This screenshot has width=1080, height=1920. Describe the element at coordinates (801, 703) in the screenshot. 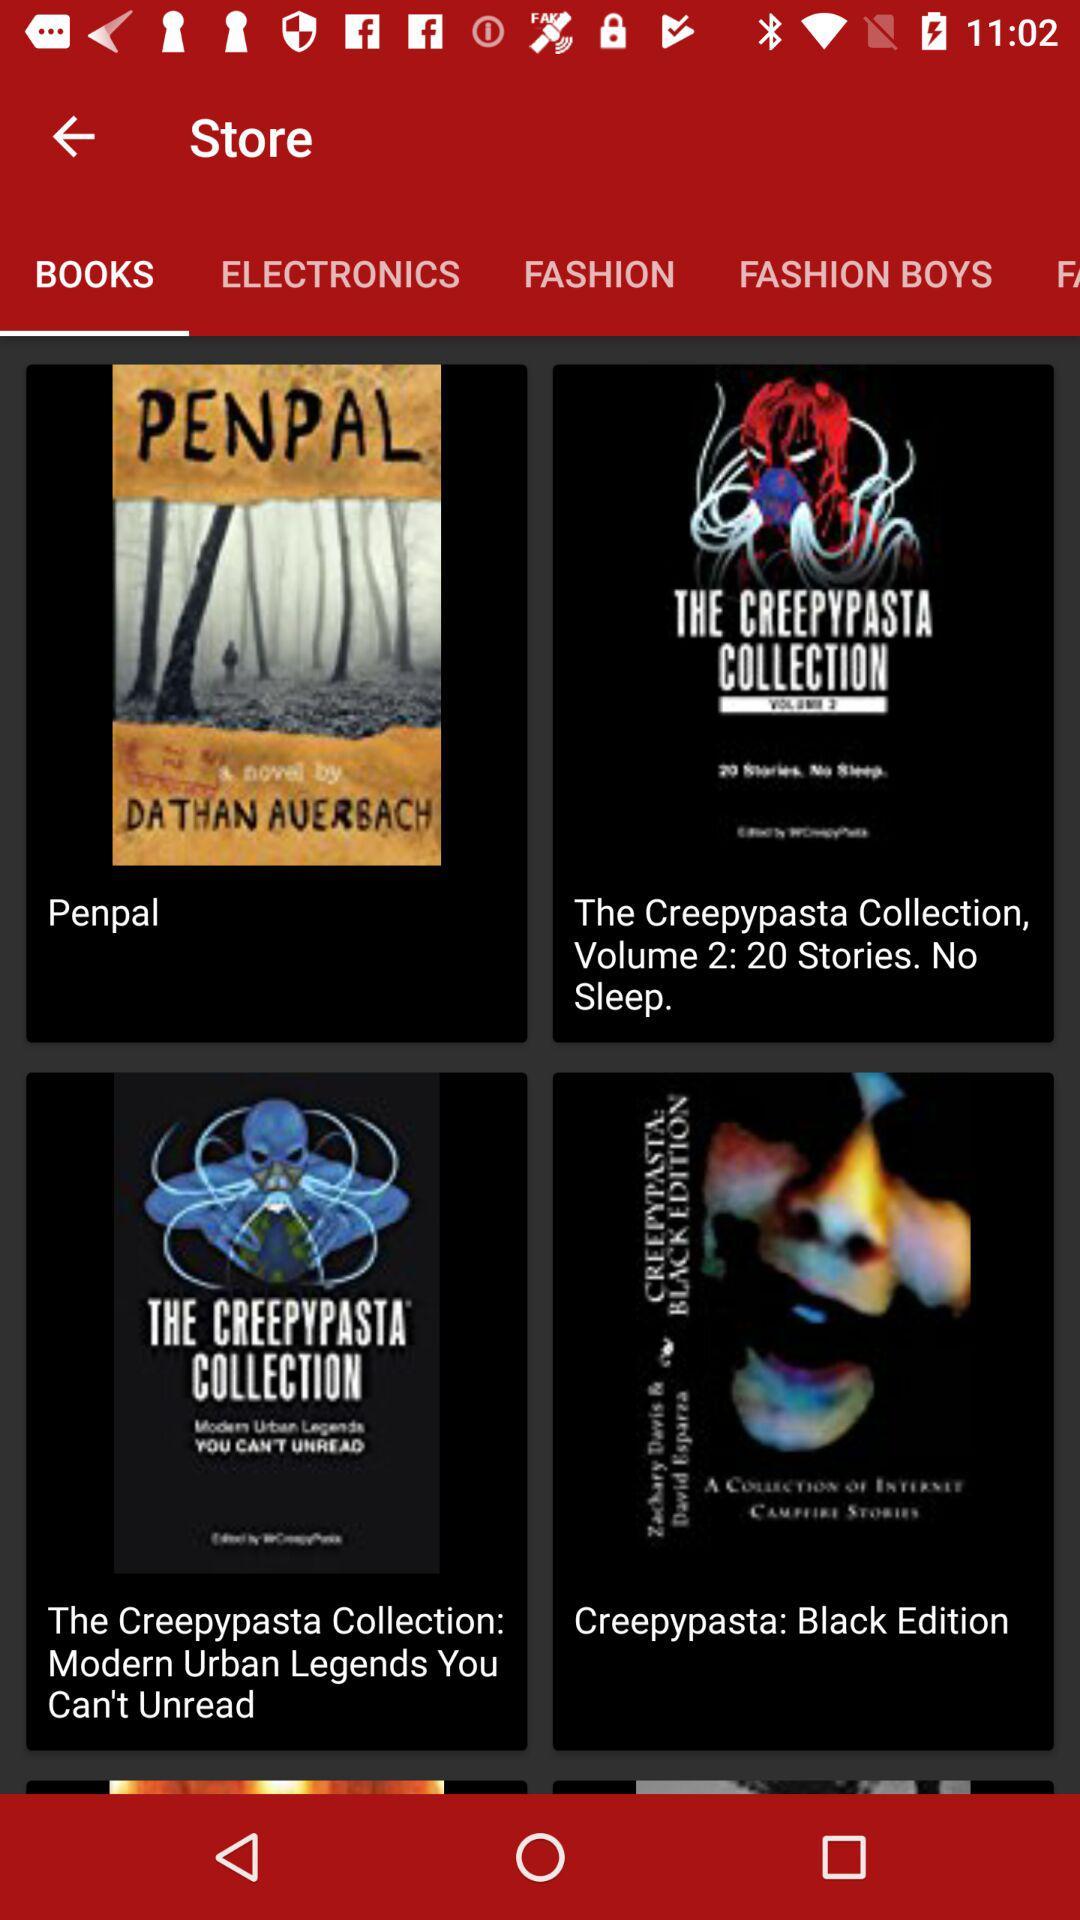

I see `the second block` at that location.